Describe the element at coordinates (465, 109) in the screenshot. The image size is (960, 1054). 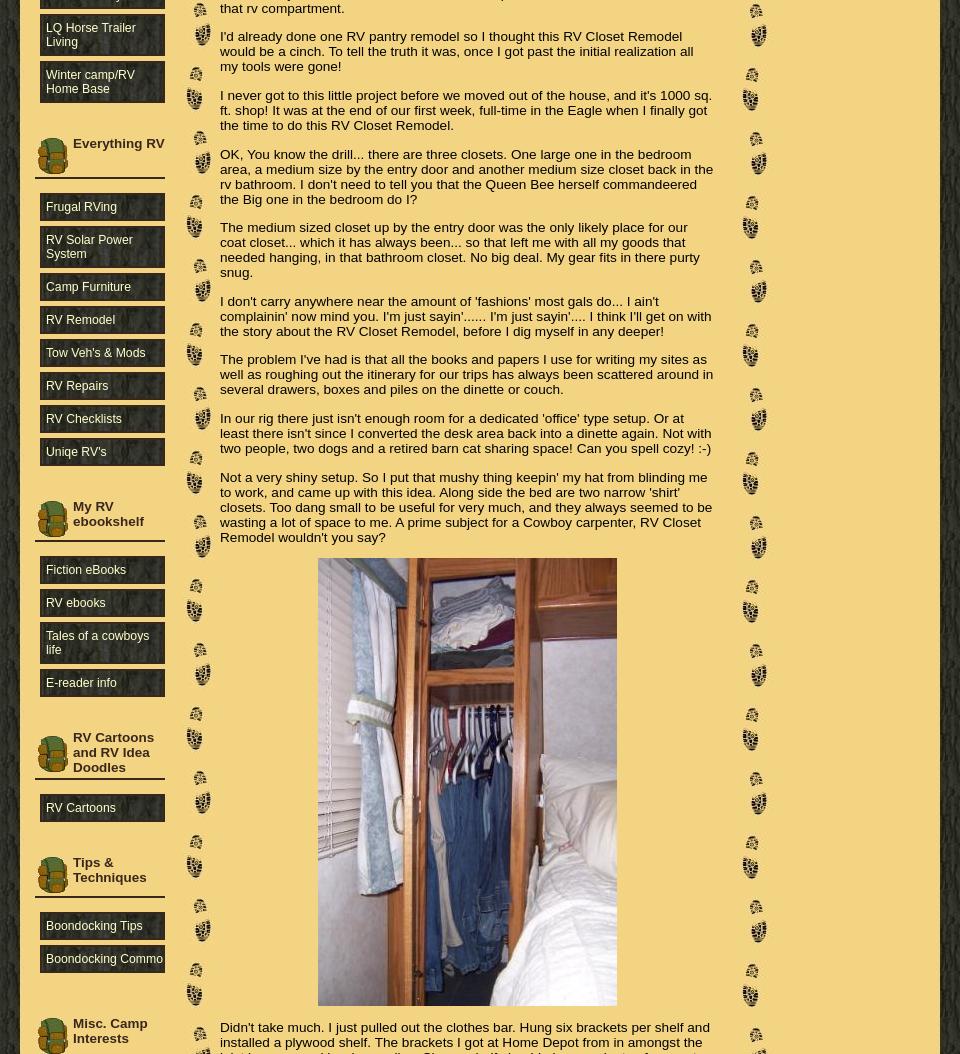
I see `'I never got to this little
project before we moved out of the house, and it's 1000 sq. ft. shop! It
was at the end of our first week, full-time in the Eagle when I finally
got the time to do this RV Closet Remodel.'` at that location.